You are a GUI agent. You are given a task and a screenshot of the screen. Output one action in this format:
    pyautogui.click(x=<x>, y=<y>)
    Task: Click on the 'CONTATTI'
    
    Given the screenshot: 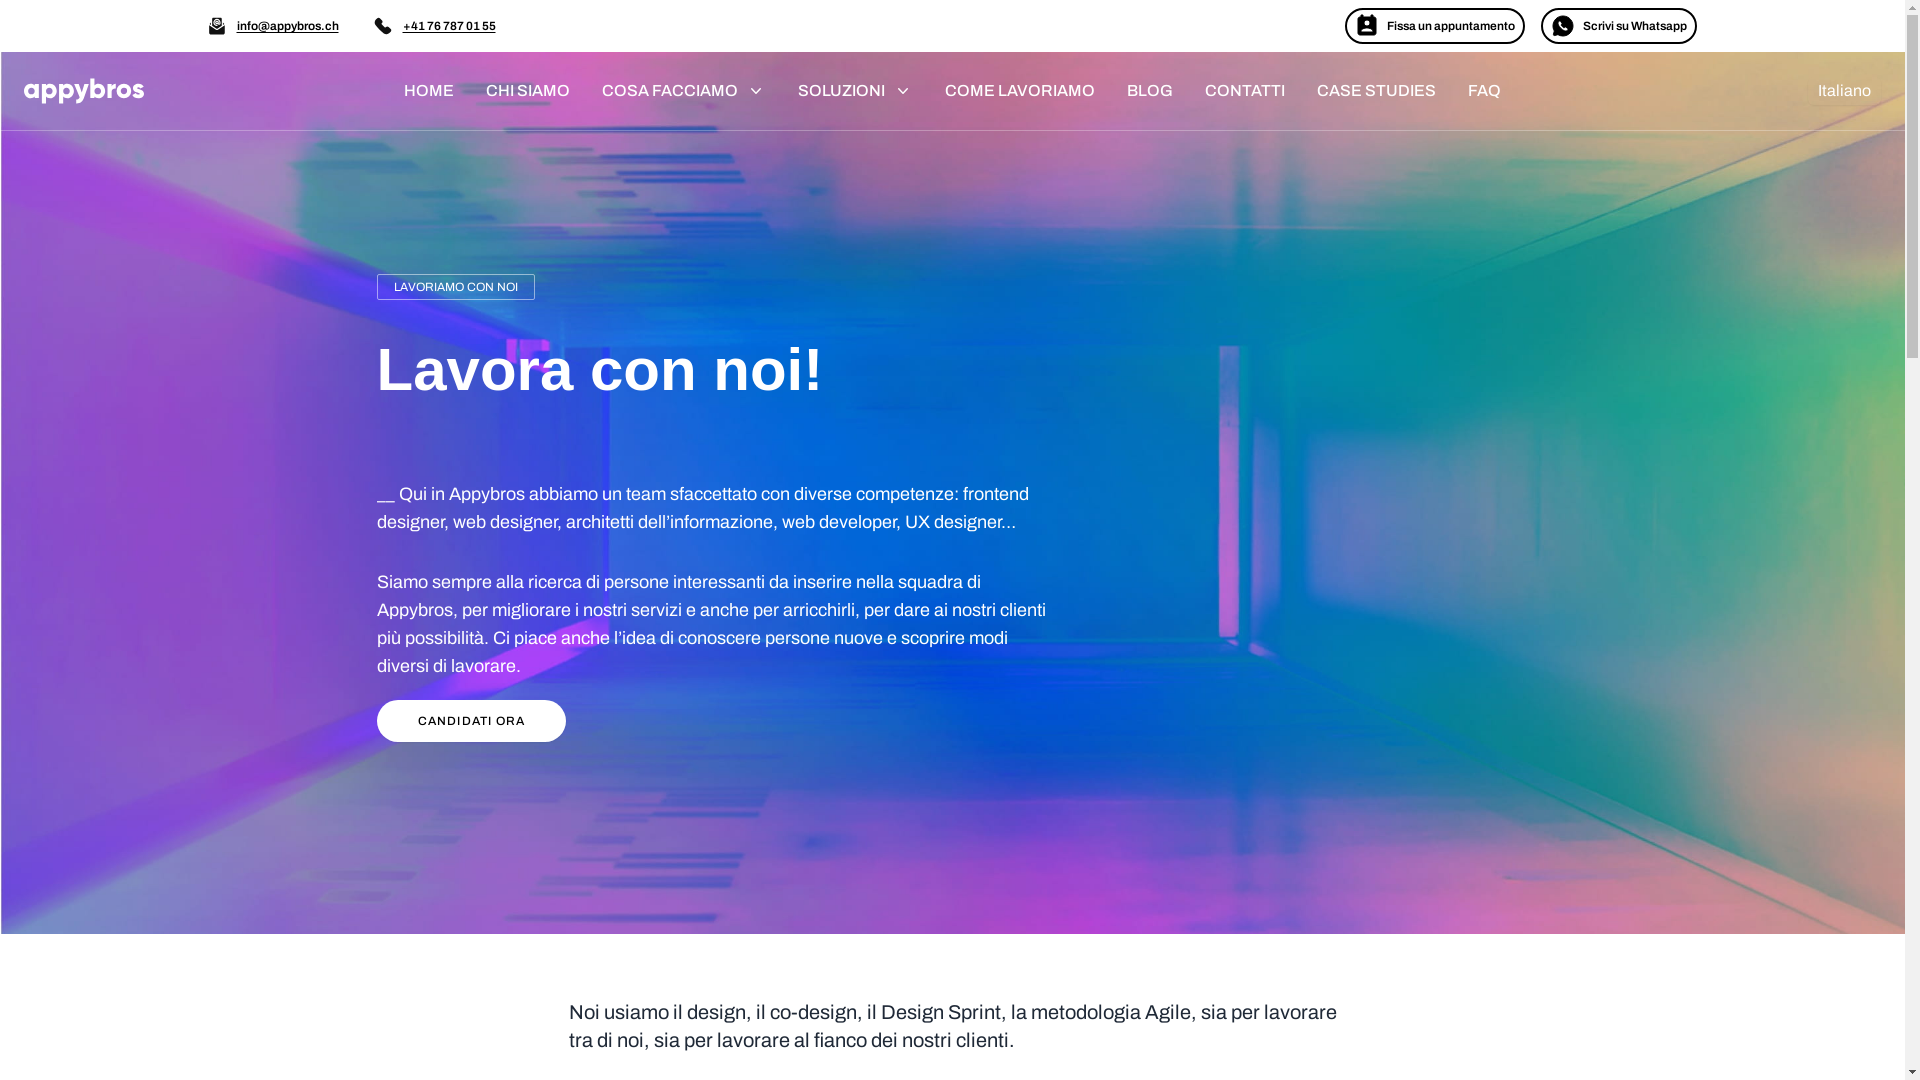 What is the action you would take?
    pyautogui.click(x=1243, y=91)
    